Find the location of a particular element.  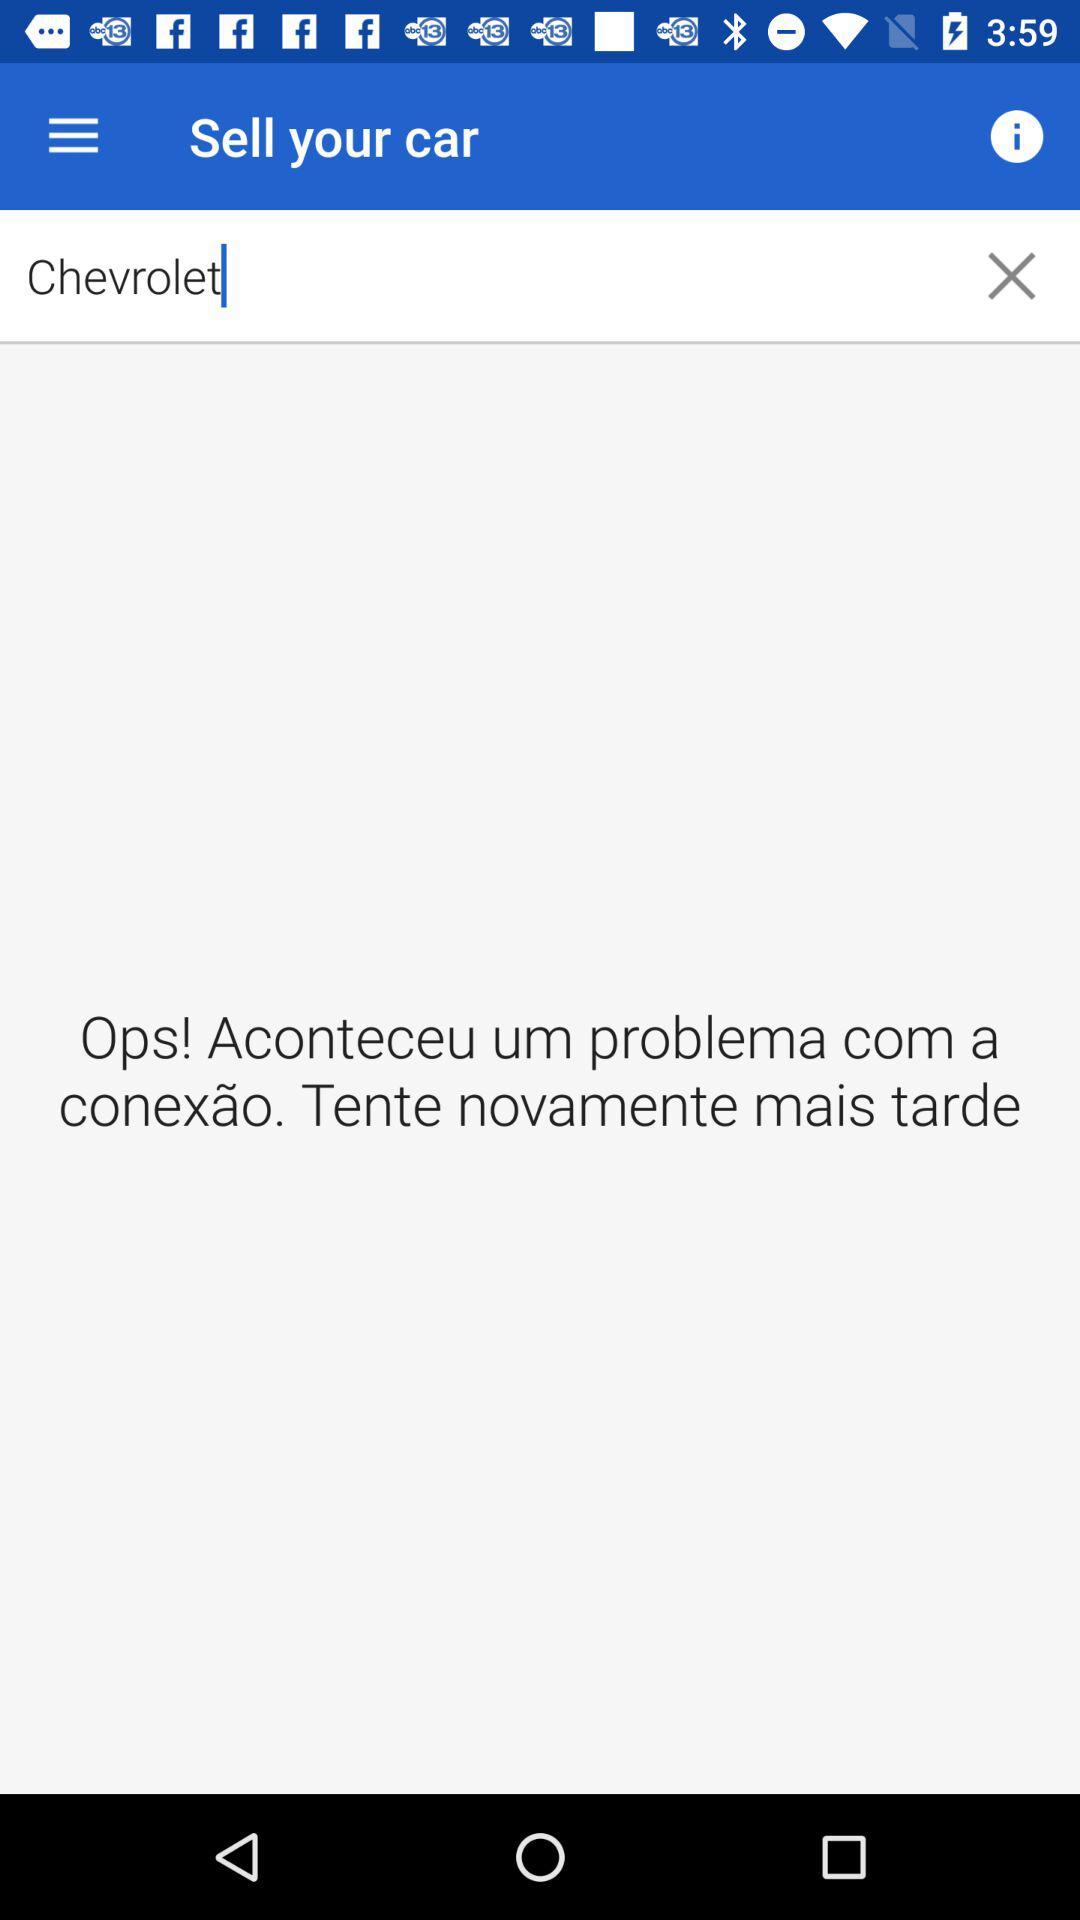

cancel text is located at coordinates (1011, 274).